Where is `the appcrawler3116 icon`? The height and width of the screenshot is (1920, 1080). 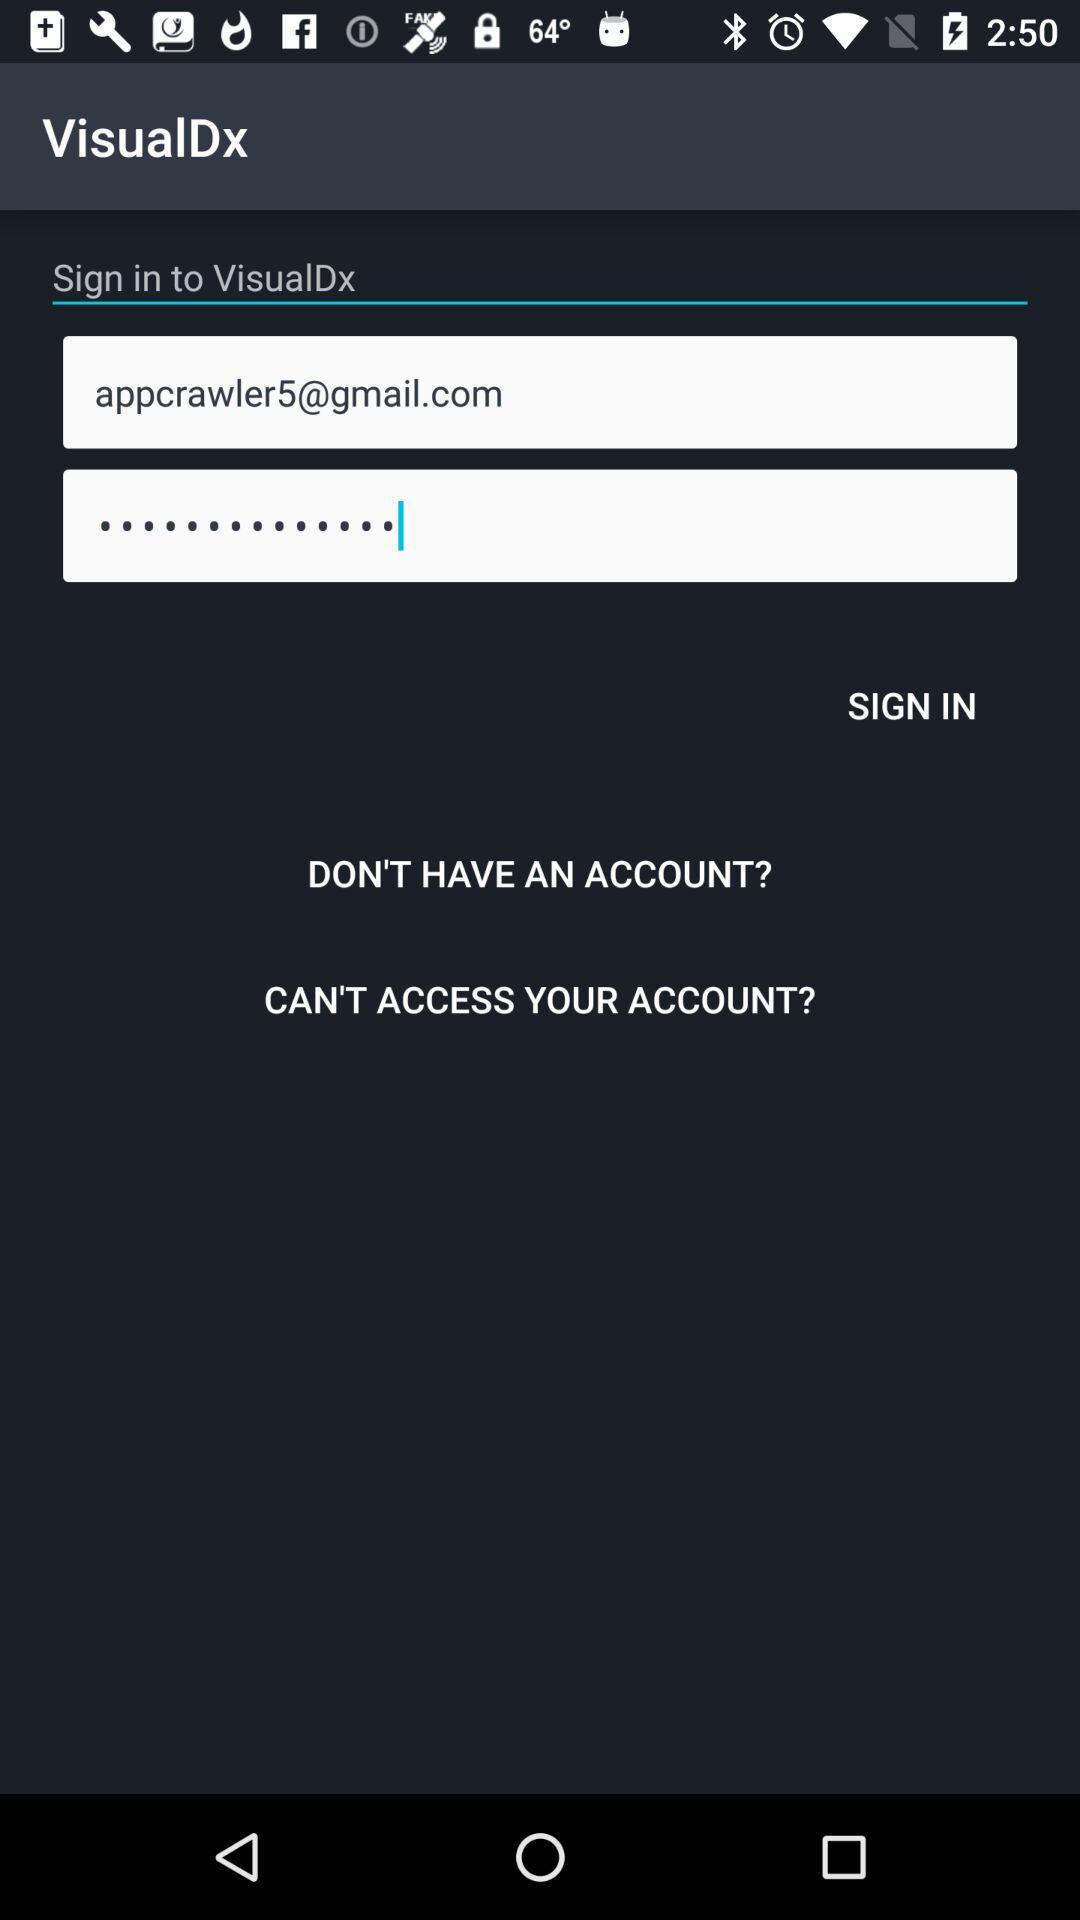
the appcrawler3116 icon is located at coordinates (540, 525).